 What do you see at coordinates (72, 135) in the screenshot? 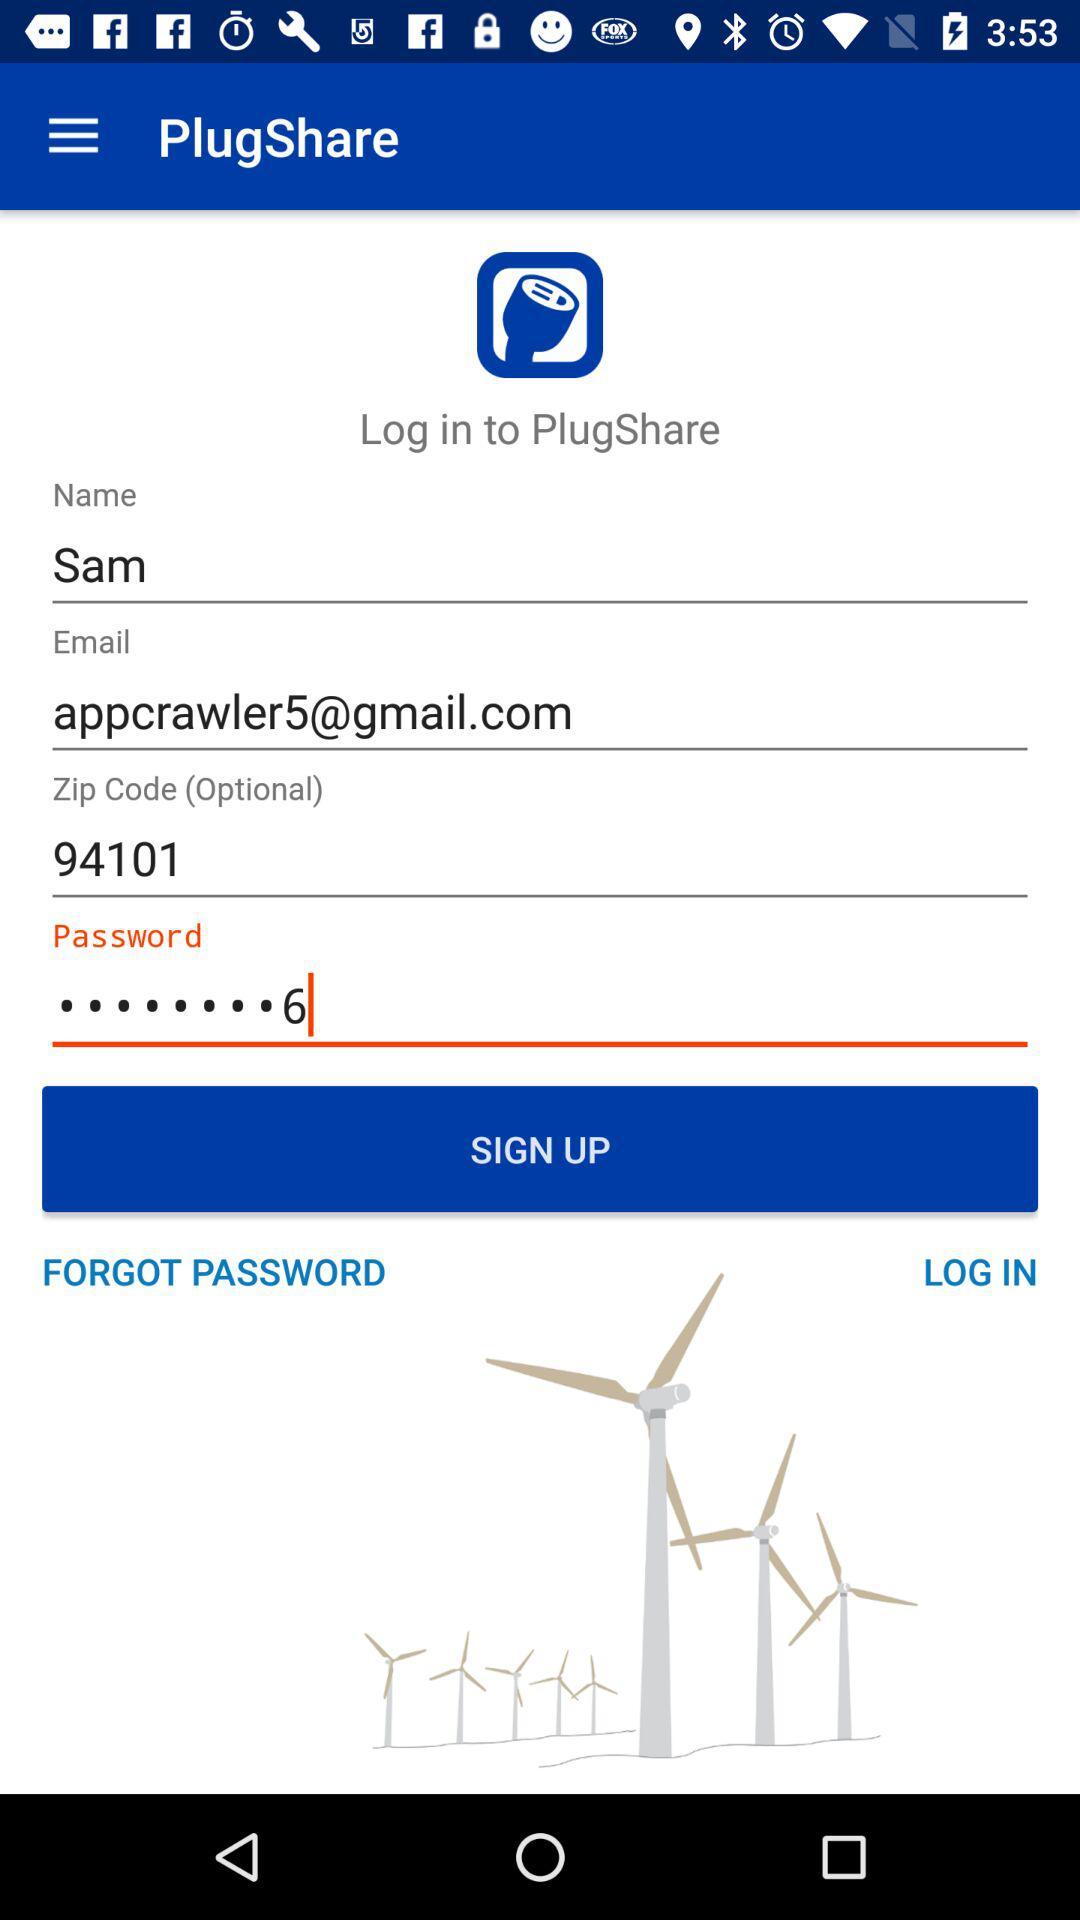
I see `the icon above the log in to item` at bounding box center [72, 135].